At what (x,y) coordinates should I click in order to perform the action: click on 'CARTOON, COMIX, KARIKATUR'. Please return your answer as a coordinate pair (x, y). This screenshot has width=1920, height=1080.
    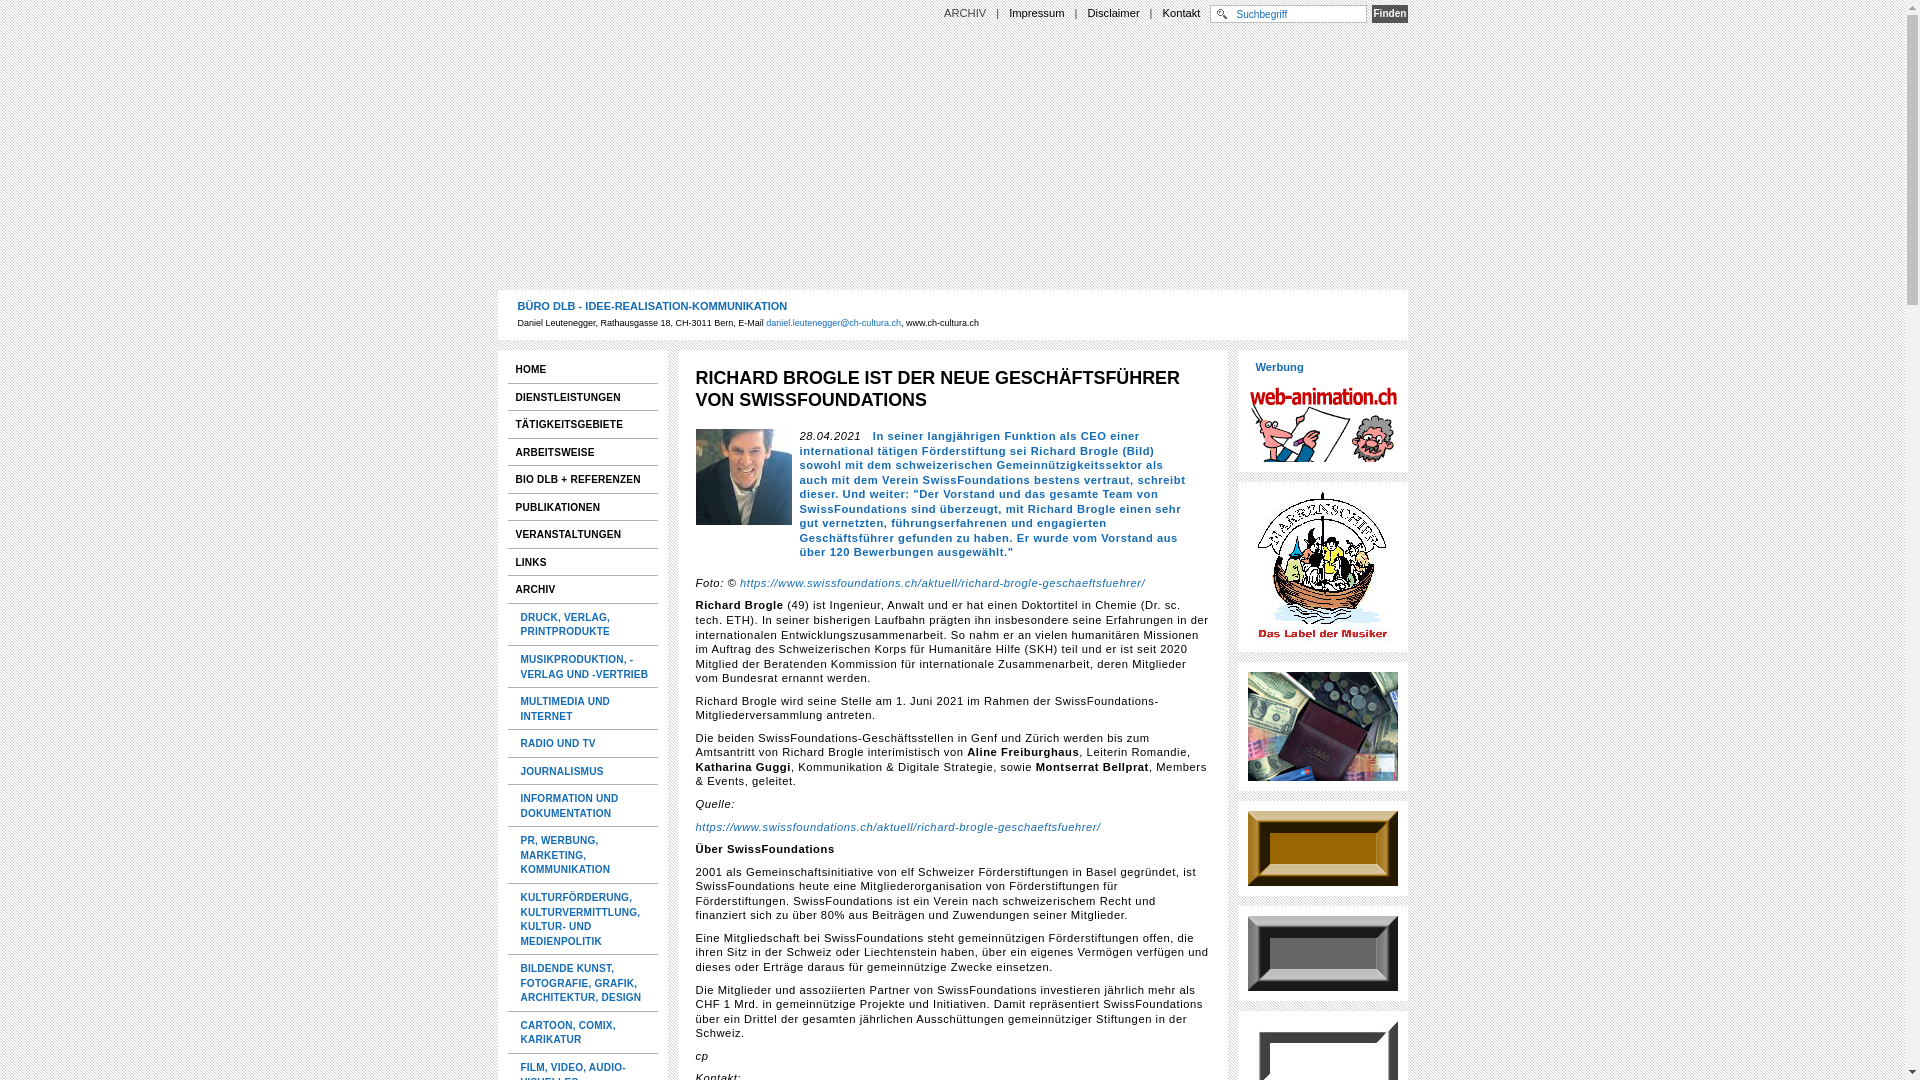
    Looking at the image, I should click on (583, 1032).